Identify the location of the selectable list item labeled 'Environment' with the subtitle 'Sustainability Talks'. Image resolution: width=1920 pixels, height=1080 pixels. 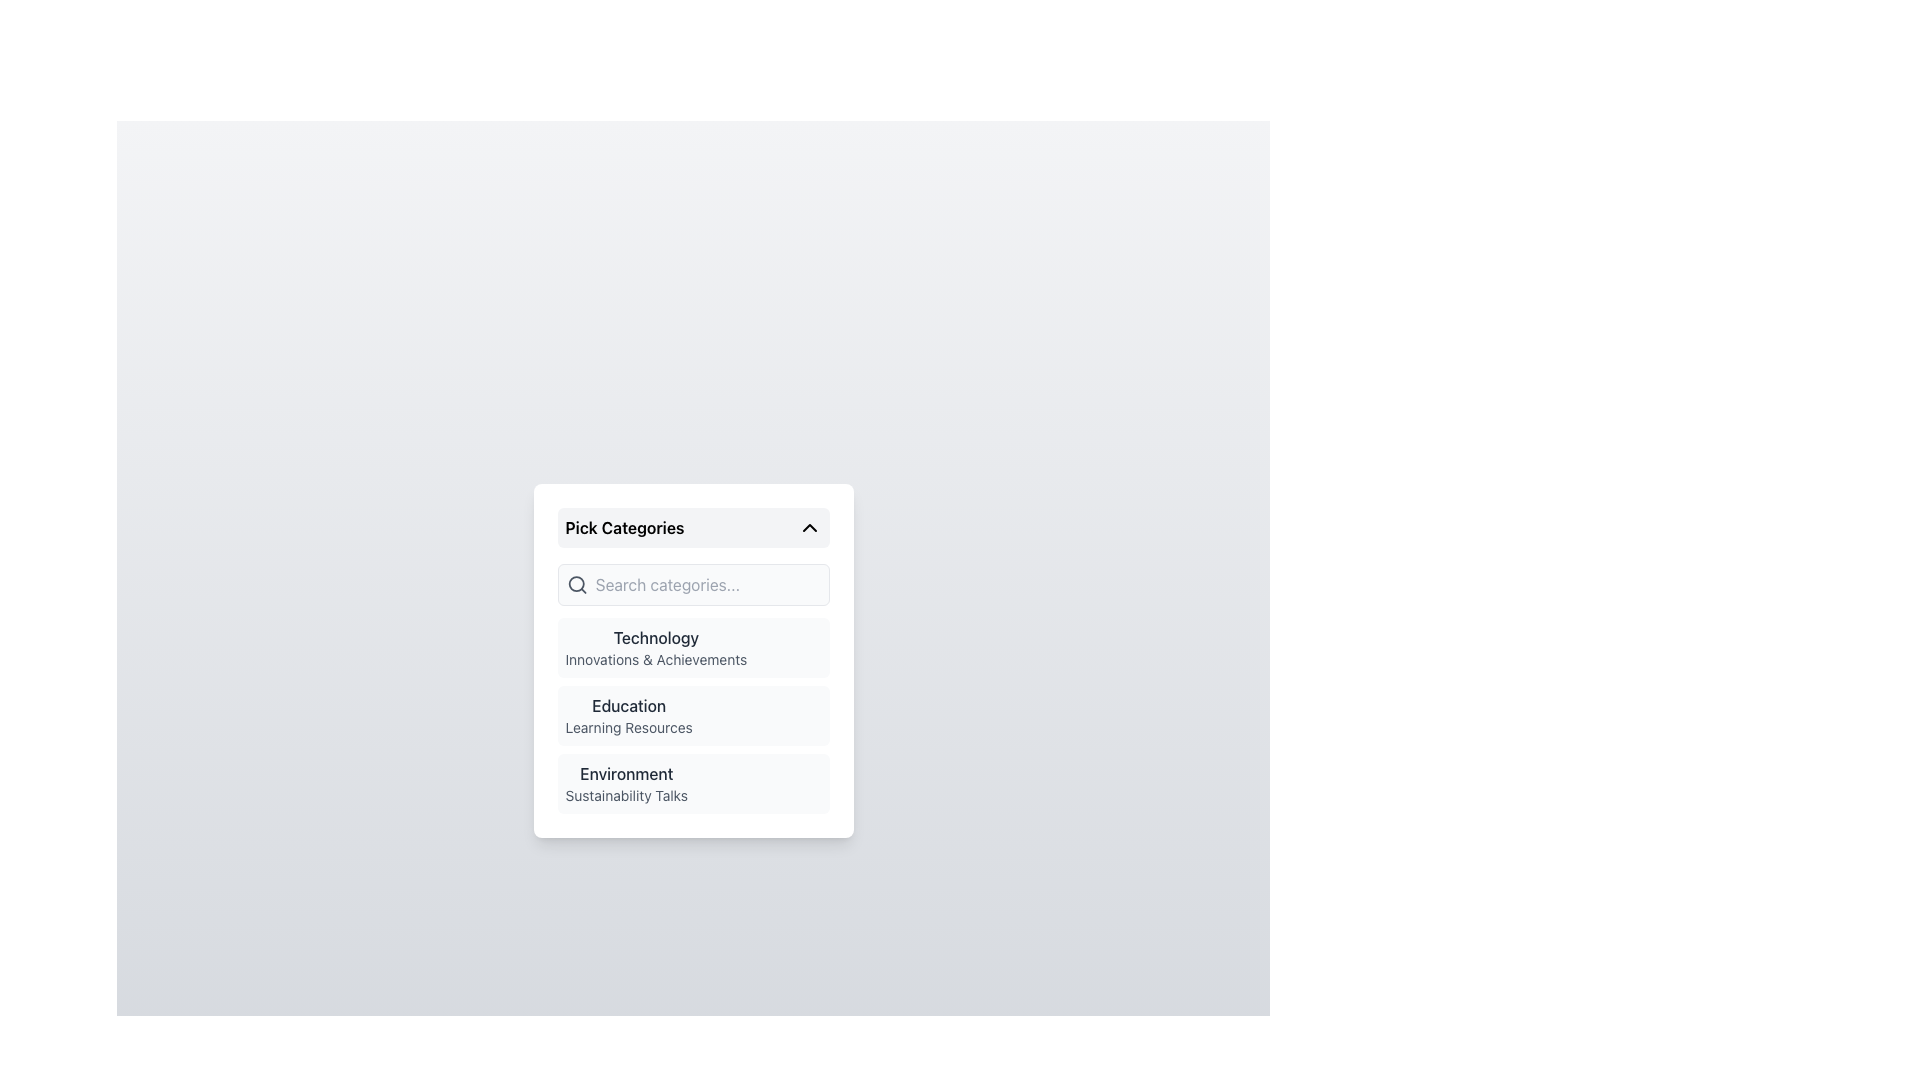
(693, 782).